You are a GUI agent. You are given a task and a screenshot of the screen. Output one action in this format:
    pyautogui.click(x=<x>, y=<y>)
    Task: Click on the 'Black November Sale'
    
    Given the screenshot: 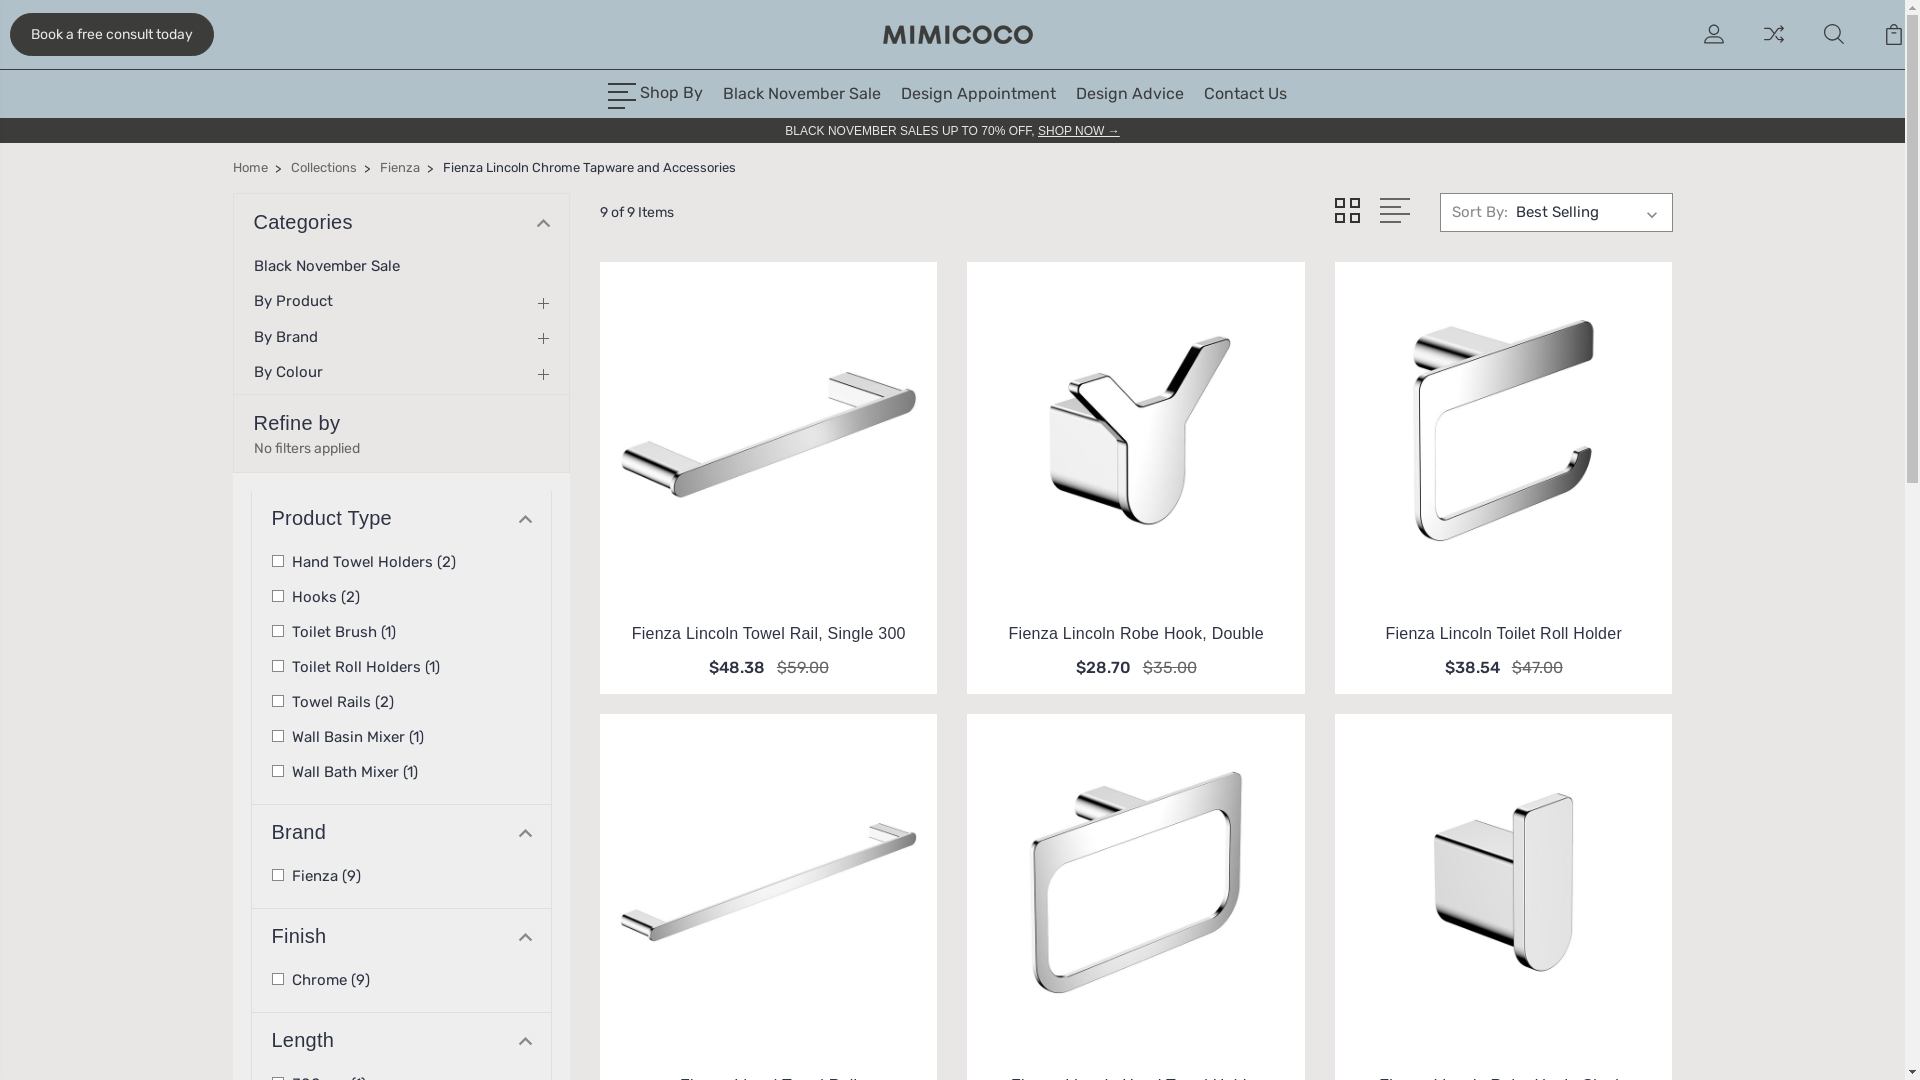 What is the action you would take?
    pyautogui.click(x=339, y=265)
    